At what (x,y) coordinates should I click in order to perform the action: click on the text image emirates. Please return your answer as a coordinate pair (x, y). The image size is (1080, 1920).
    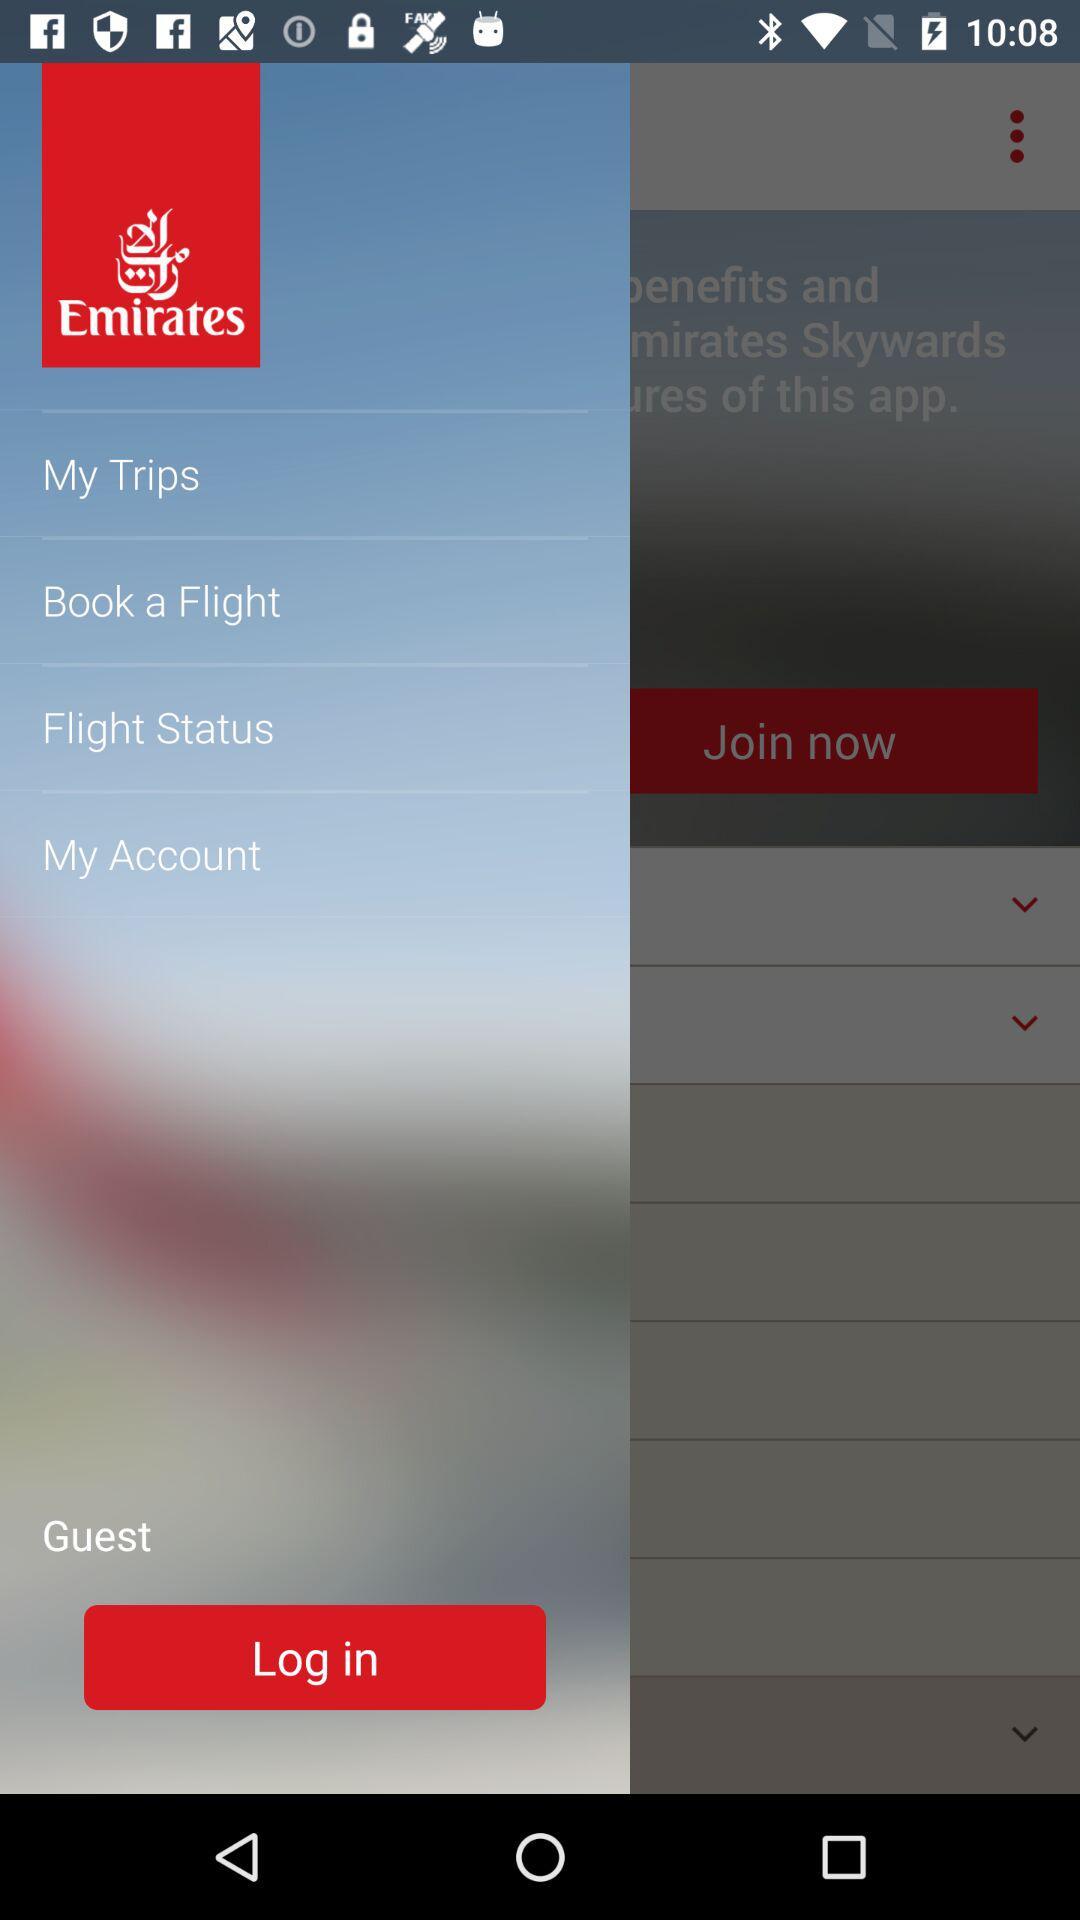
    Looking at the image, I should click on (149, 215).